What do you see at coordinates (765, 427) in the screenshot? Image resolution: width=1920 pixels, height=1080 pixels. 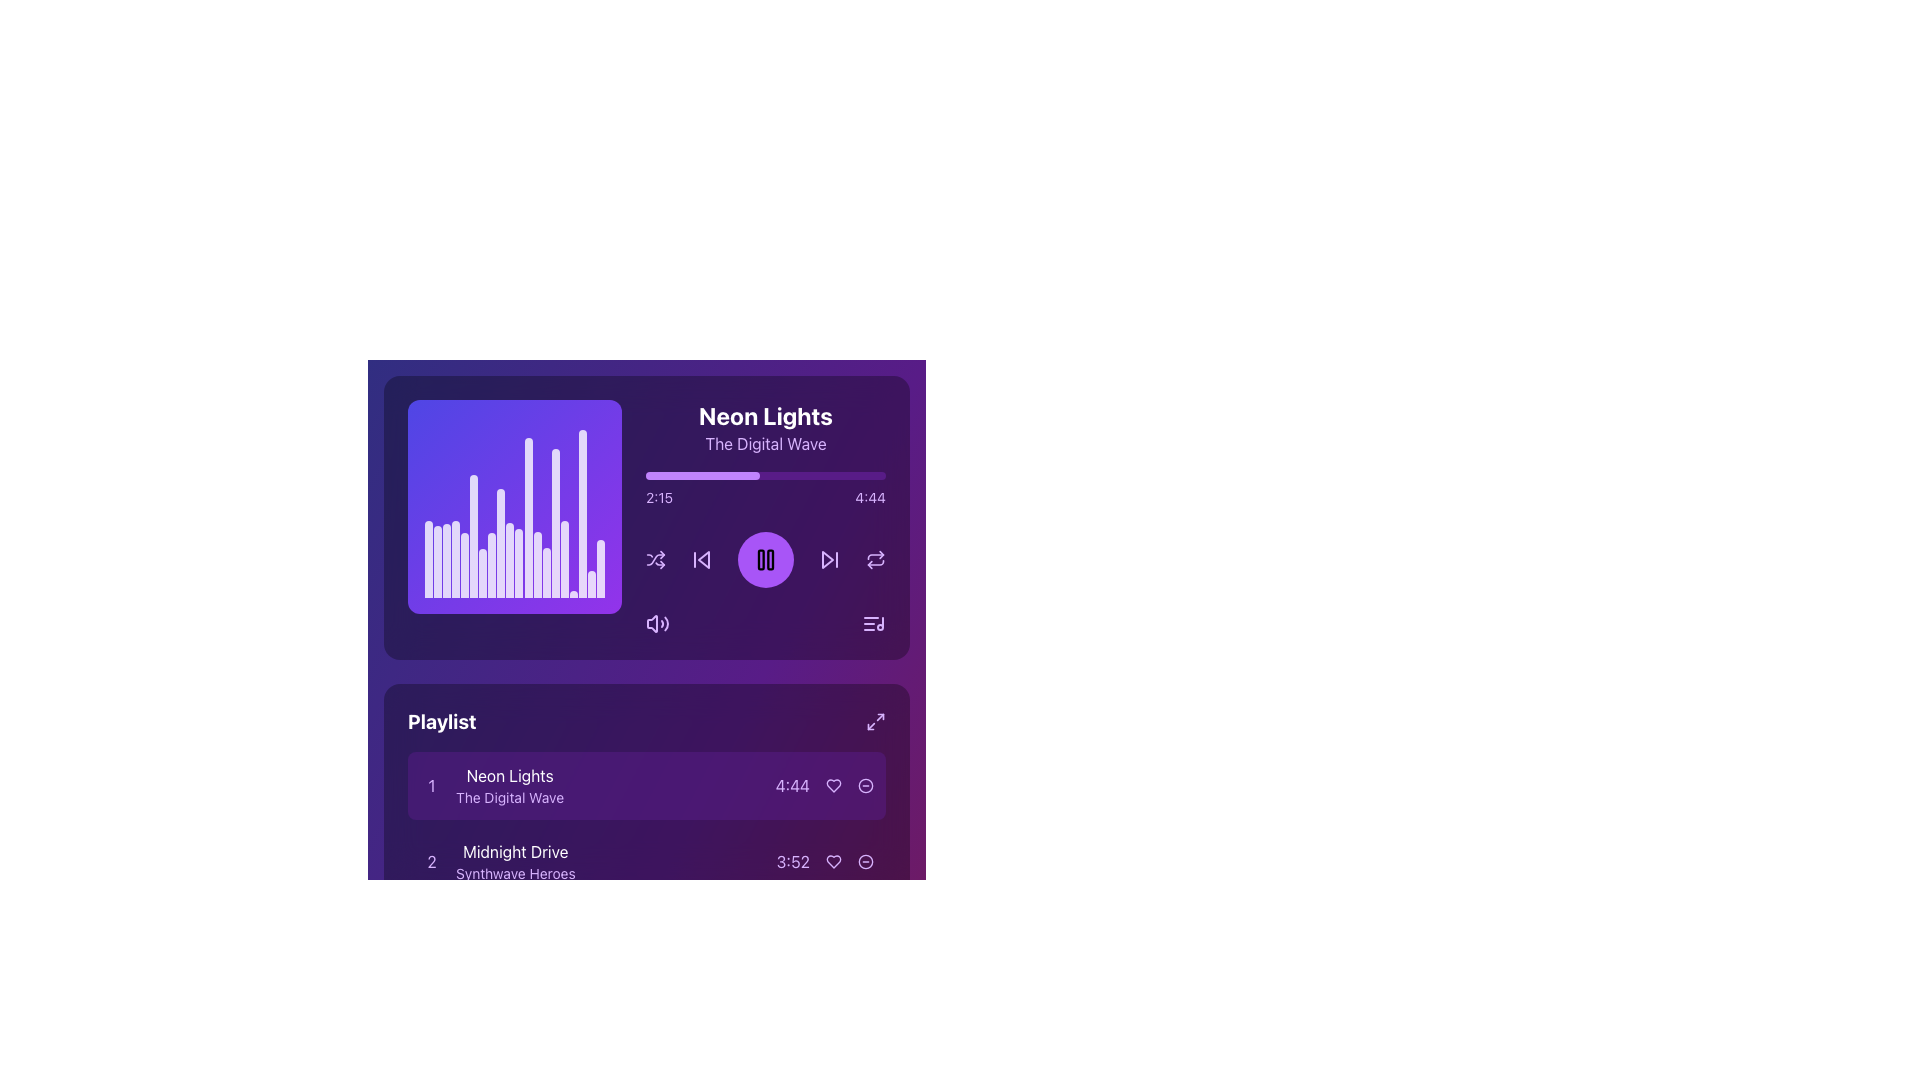 I see `the Title and subtitle display box located in the top-right quadrant of the media player interface, adjacent to the play controls` at bounding box center [765, 427].